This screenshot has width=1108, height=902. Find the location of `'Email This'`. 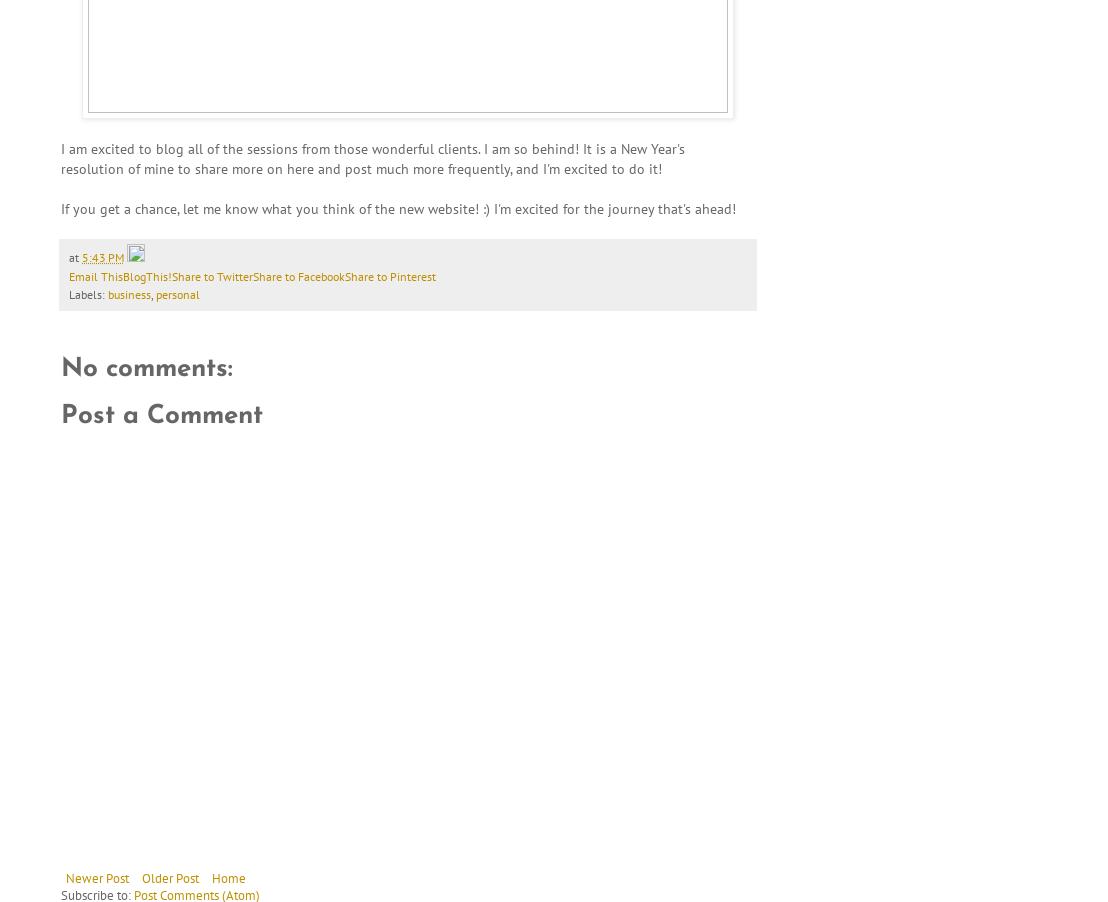

'Email This' is located at coordinates (95, 275).